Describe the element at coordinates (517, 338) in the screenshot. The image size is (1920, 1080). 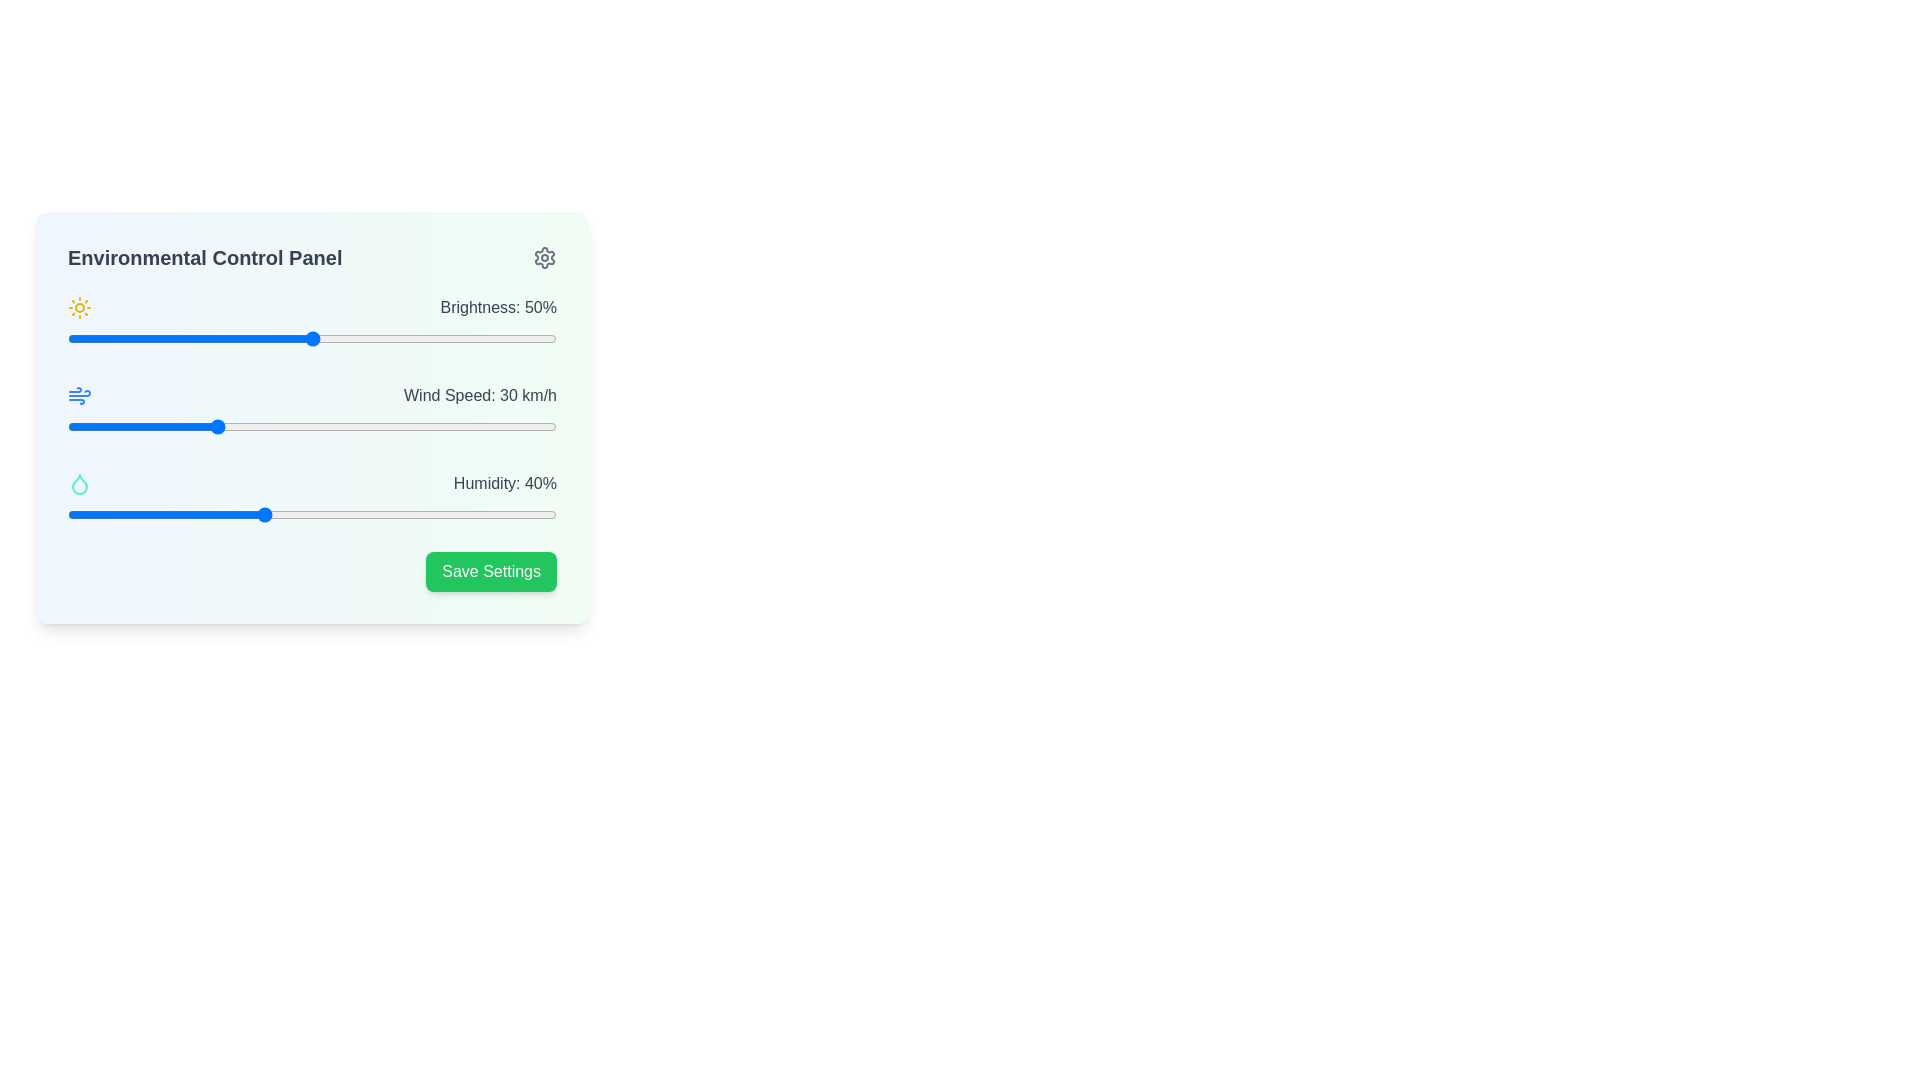
I see `brightness` at that location.